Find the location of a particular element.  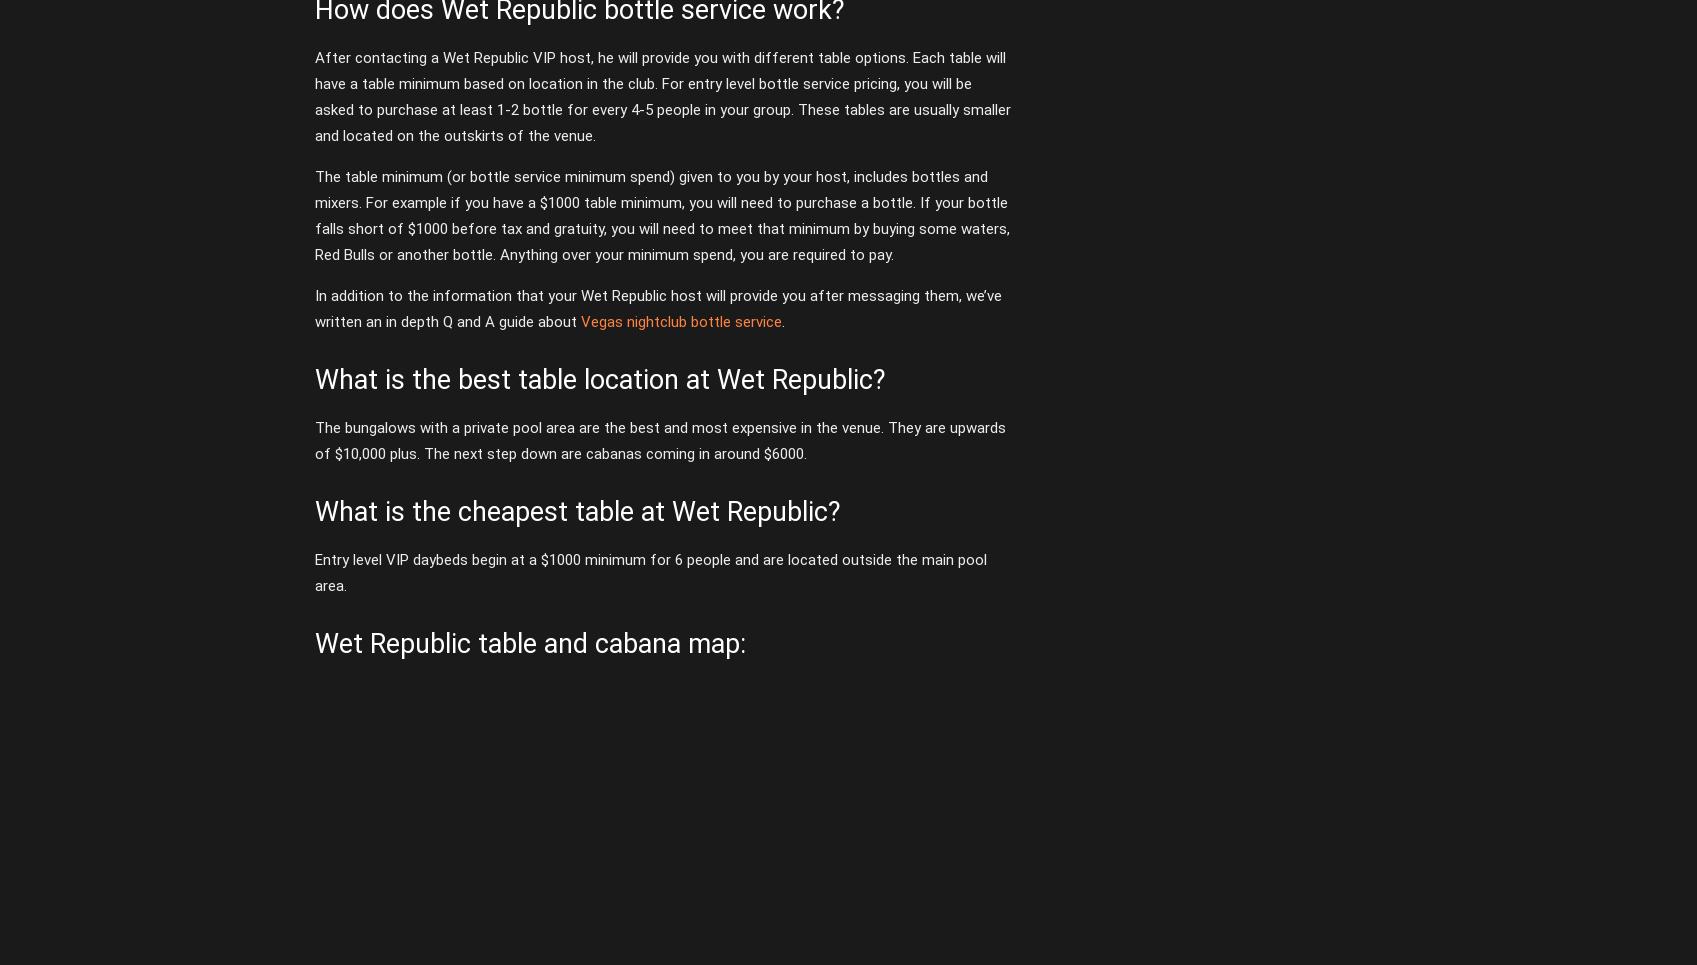

'Wet Republic table and cabana map:' is located at coordinates (313, 642).